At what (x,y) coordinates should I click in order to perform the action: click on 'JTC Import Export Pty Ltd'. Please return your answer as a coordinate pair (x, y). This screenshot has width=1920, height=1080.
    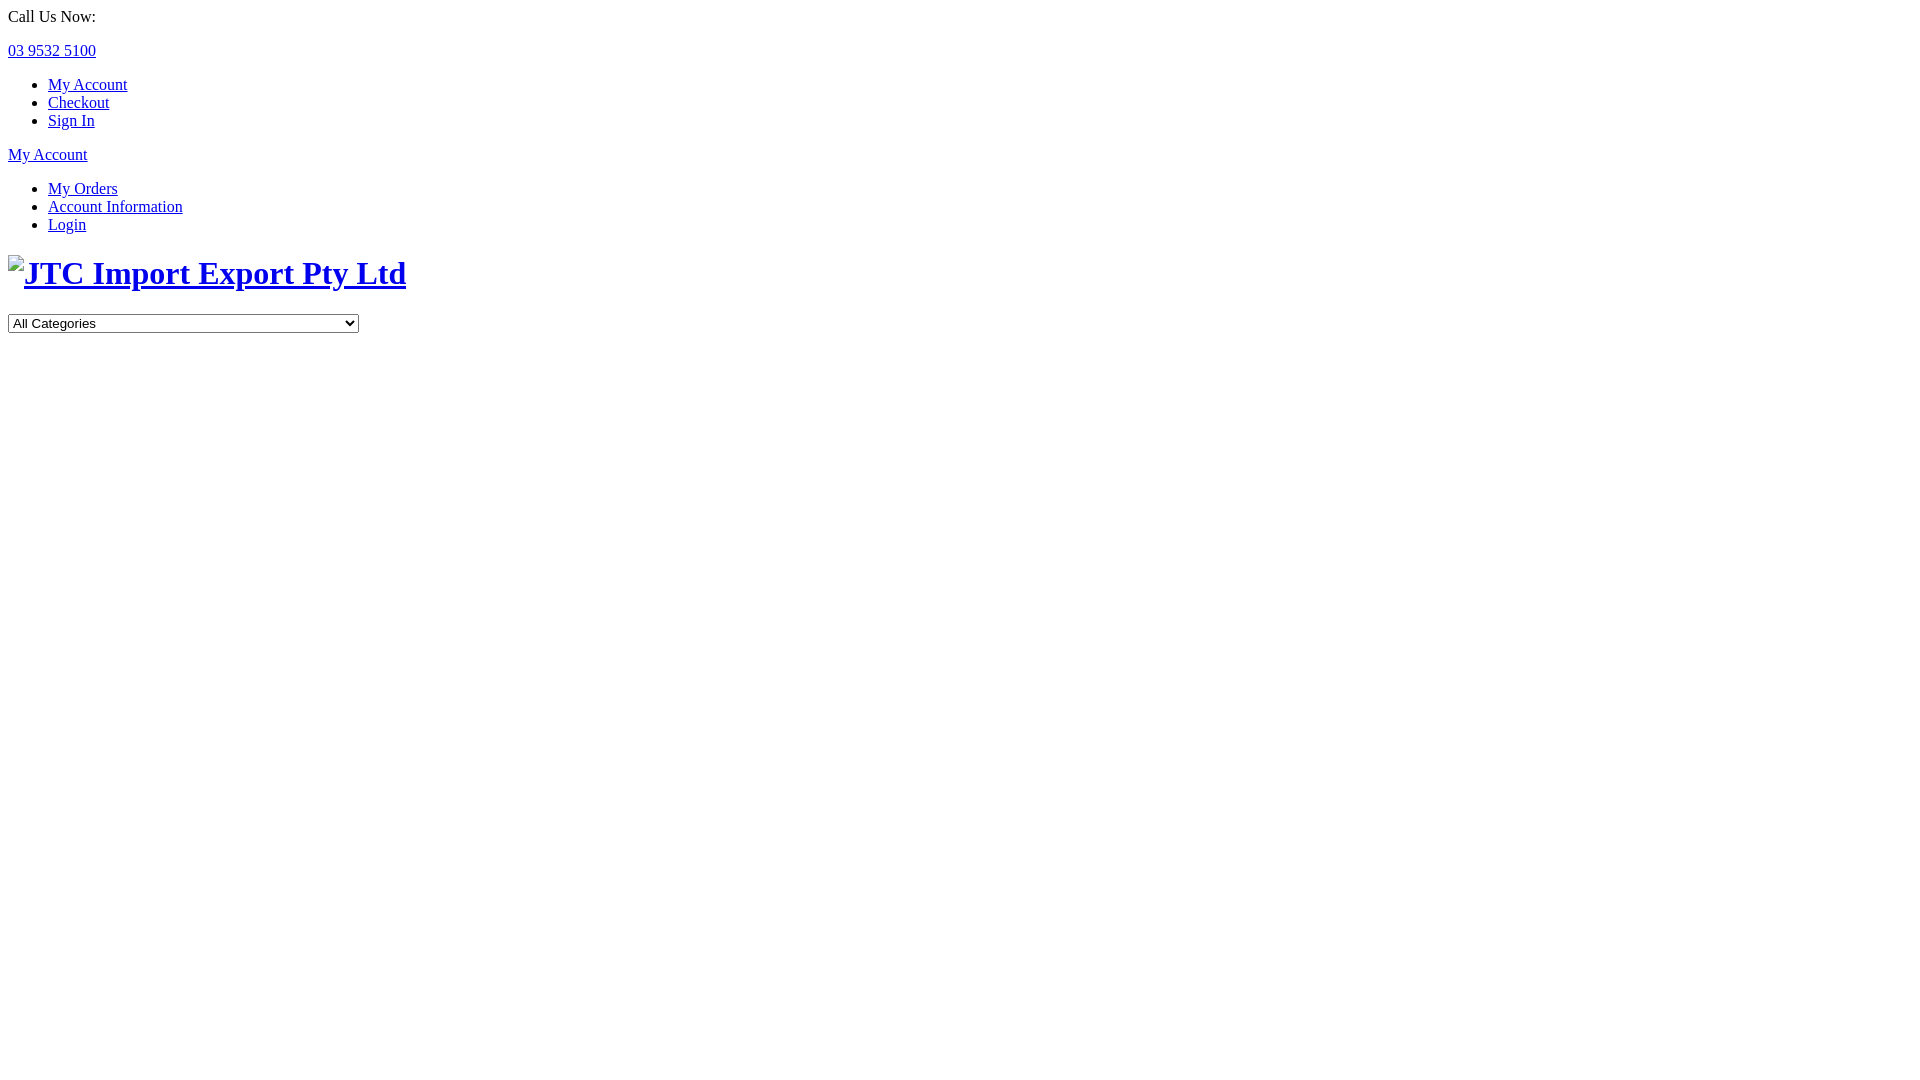
    Looking at the image, I should click on (8, 273).